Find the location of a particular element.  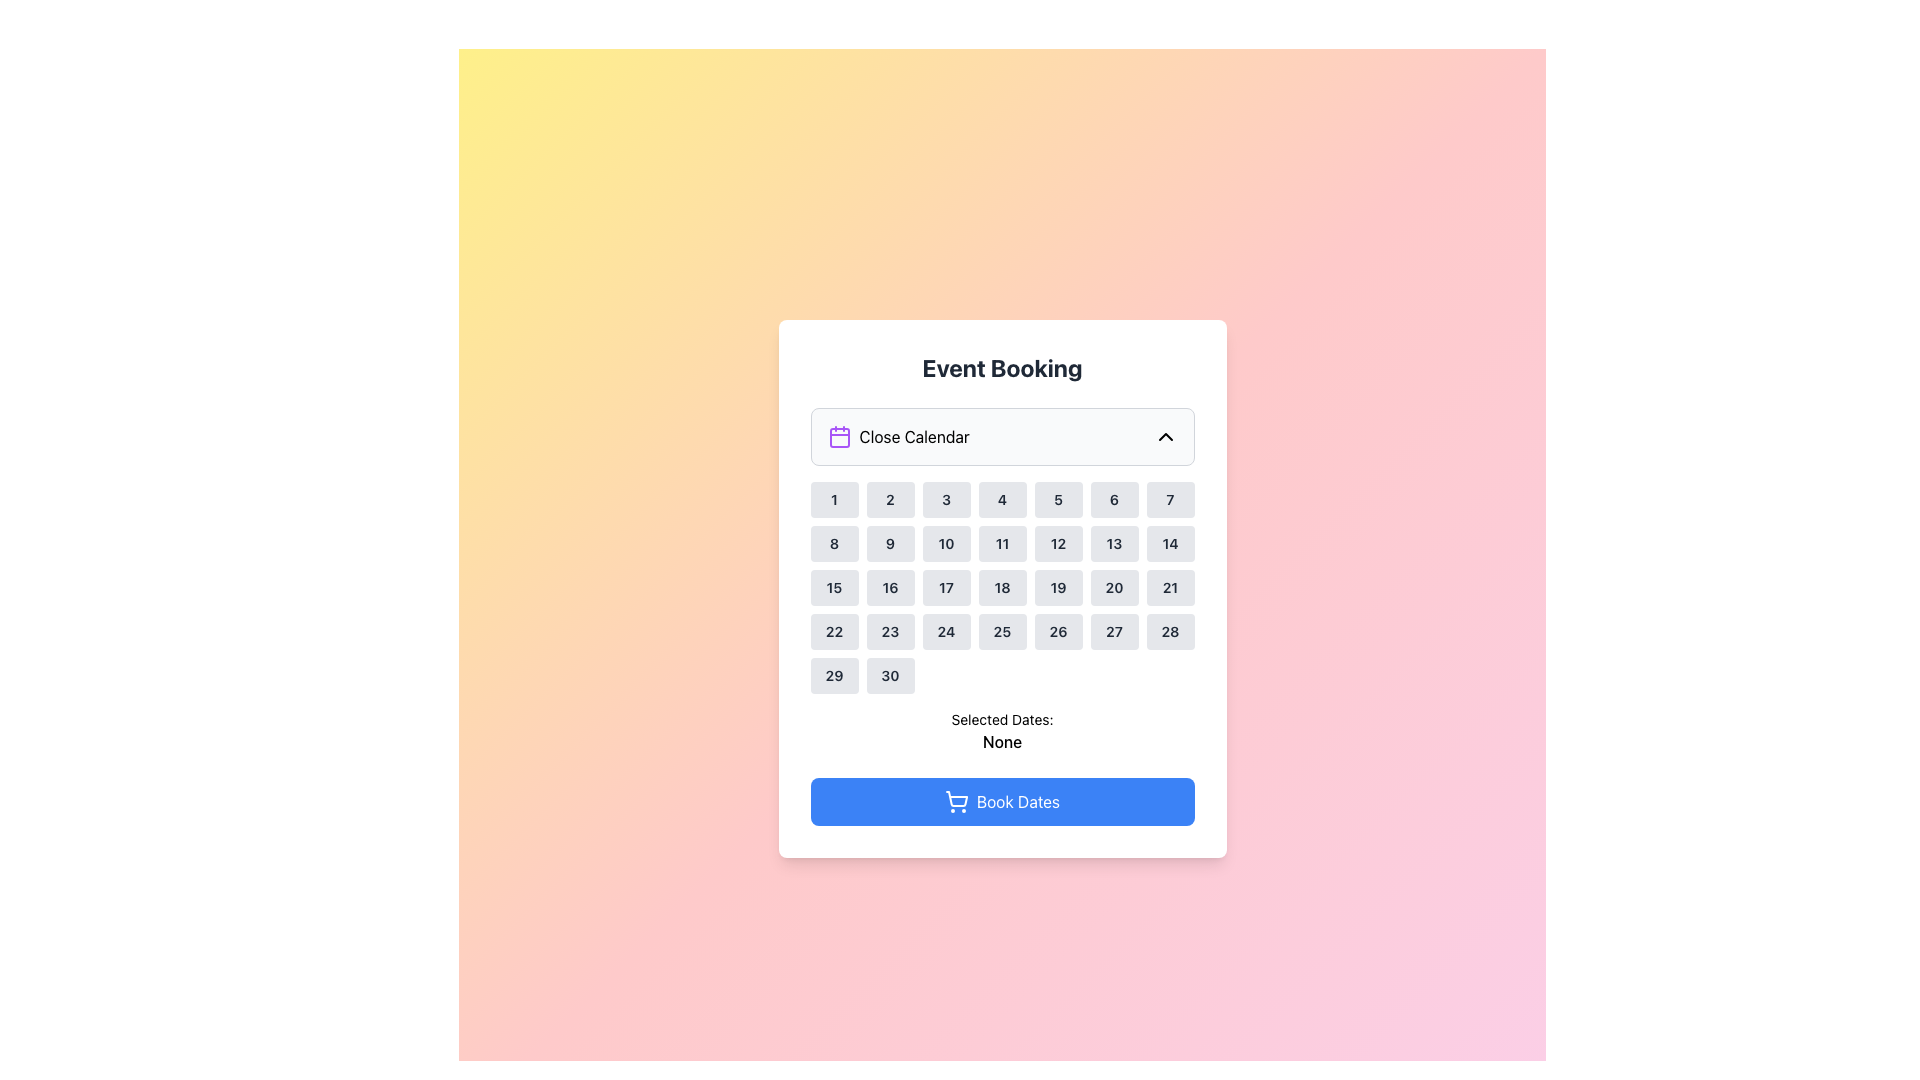

the small rectangular button displaying the number '8' with a light gray background is located at coordinates (834, 543).